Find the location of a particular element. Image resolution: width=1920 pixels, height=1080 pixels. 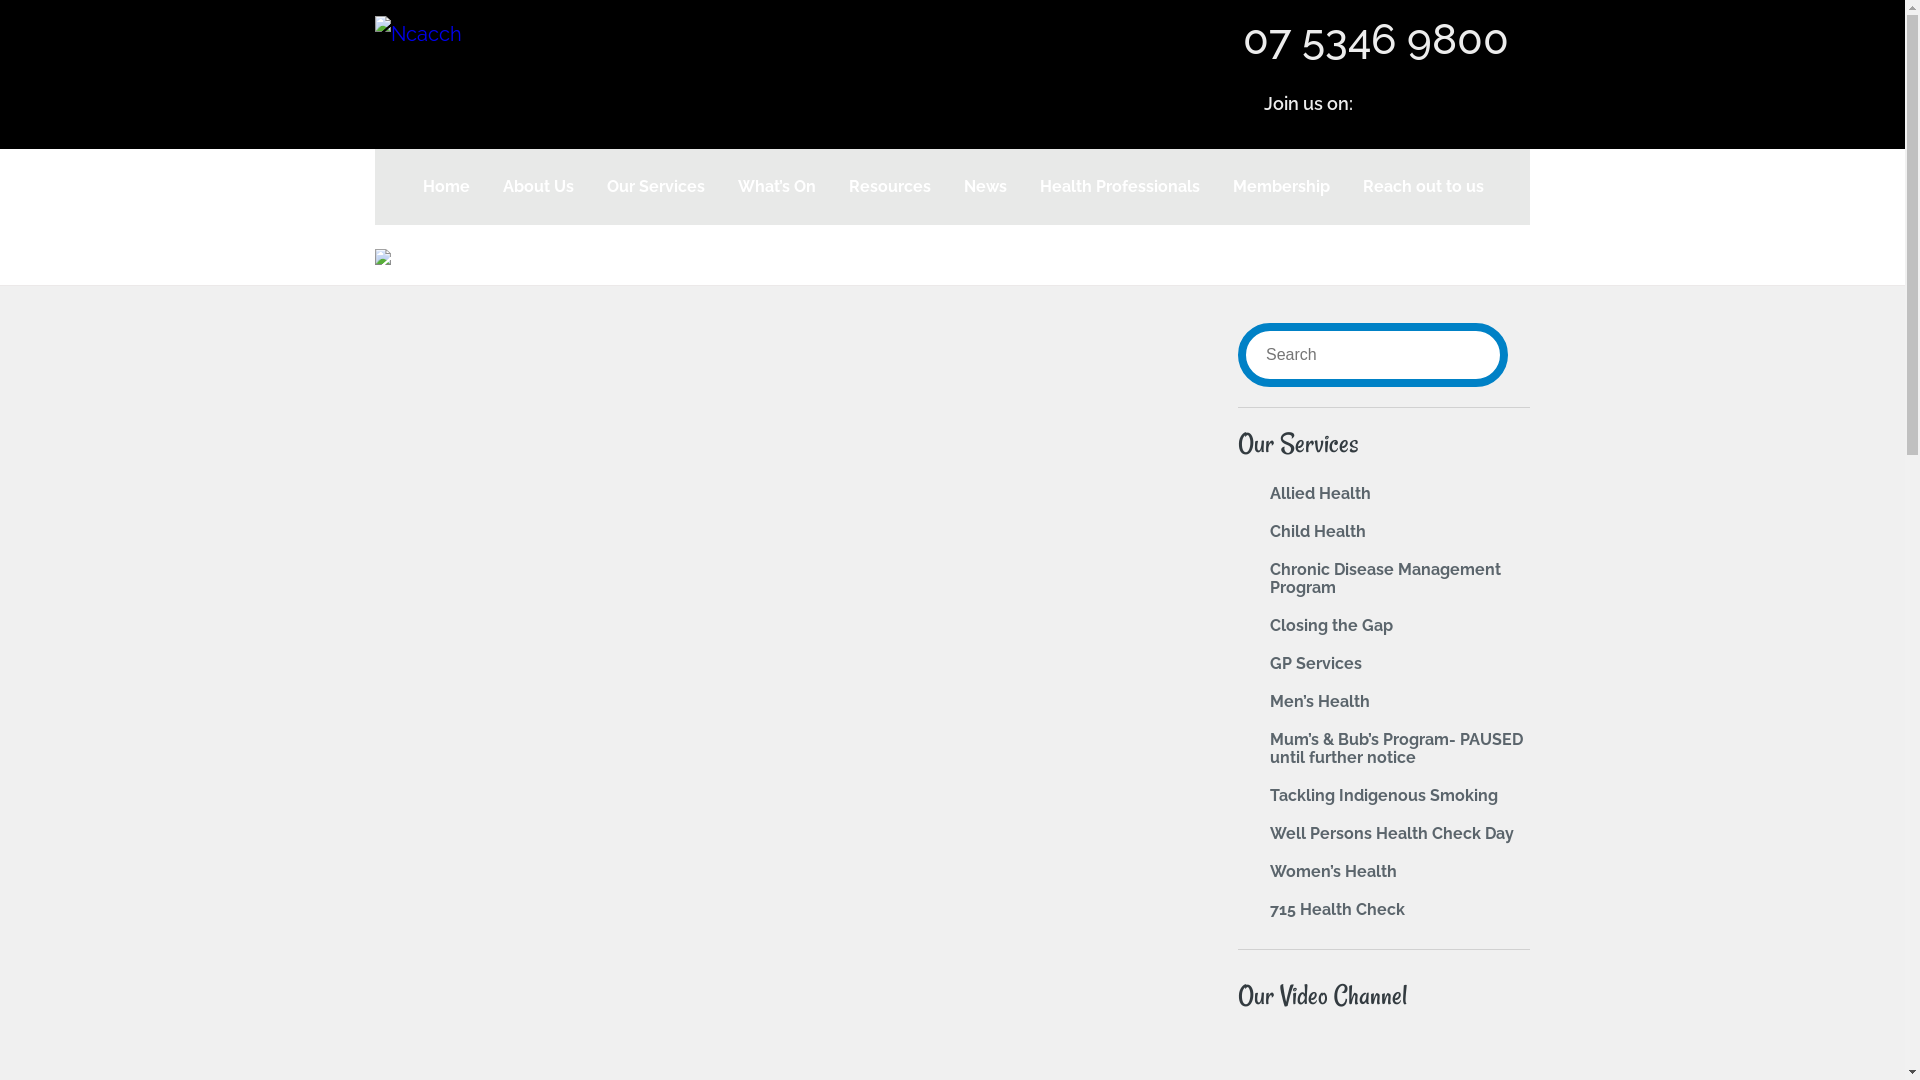

'Closing the Gap' is located at coordinates (1269, 624).